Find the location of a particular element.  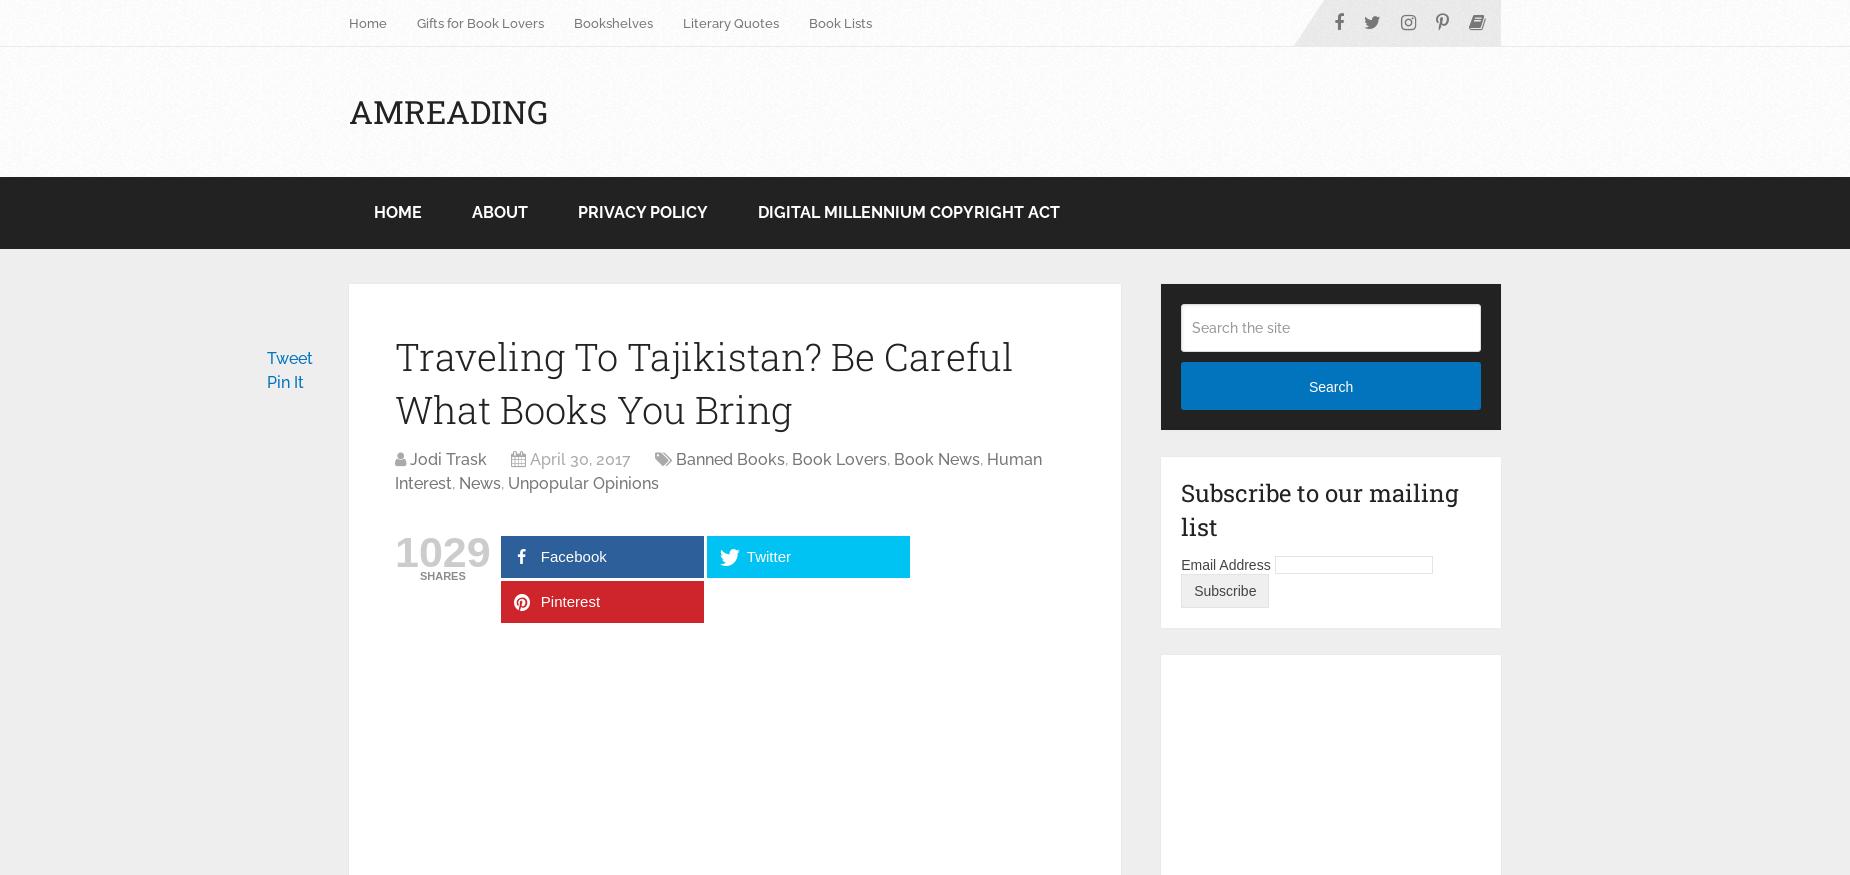

'Unpopular Opinions' is located at coordinates (508, 483).